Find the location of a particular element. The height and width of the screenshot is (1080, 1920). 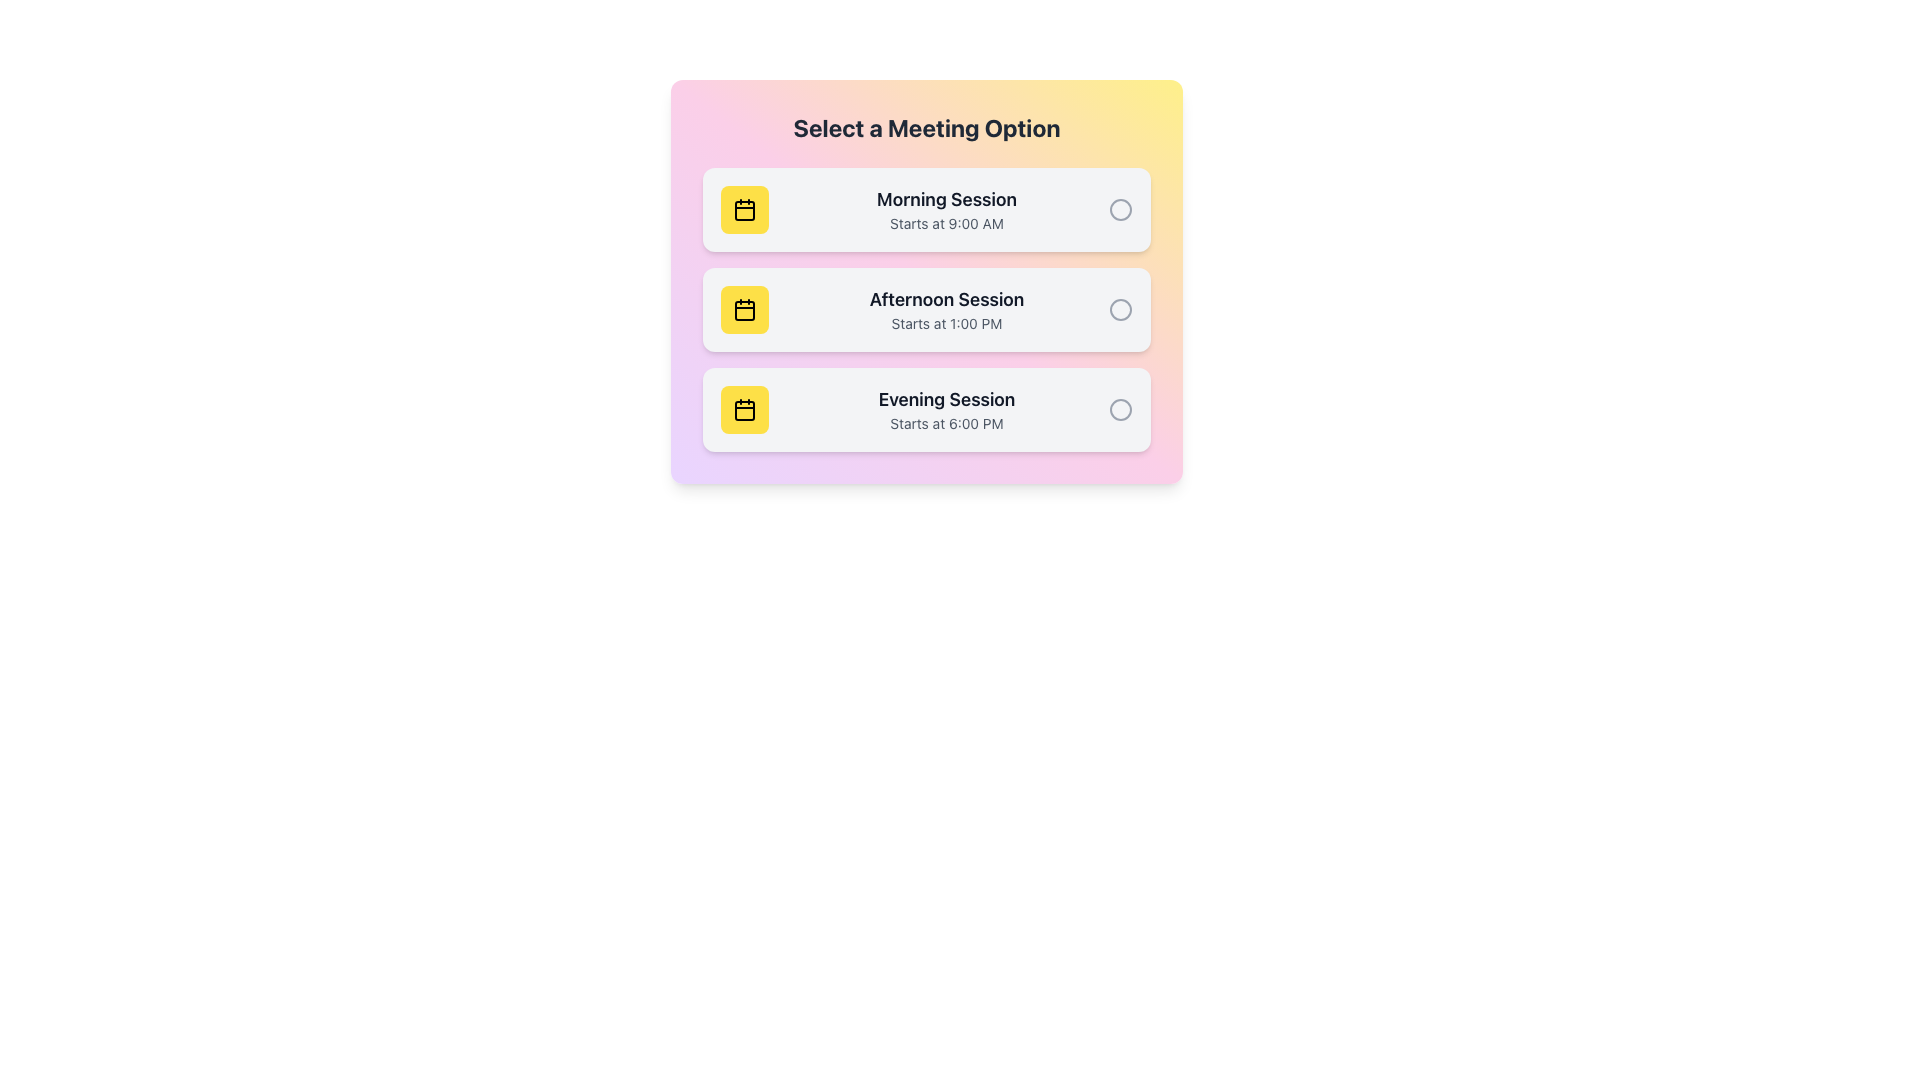

the second selection card for the afternoon session starting at 1:00 PM is located at coordinates (925, 281).